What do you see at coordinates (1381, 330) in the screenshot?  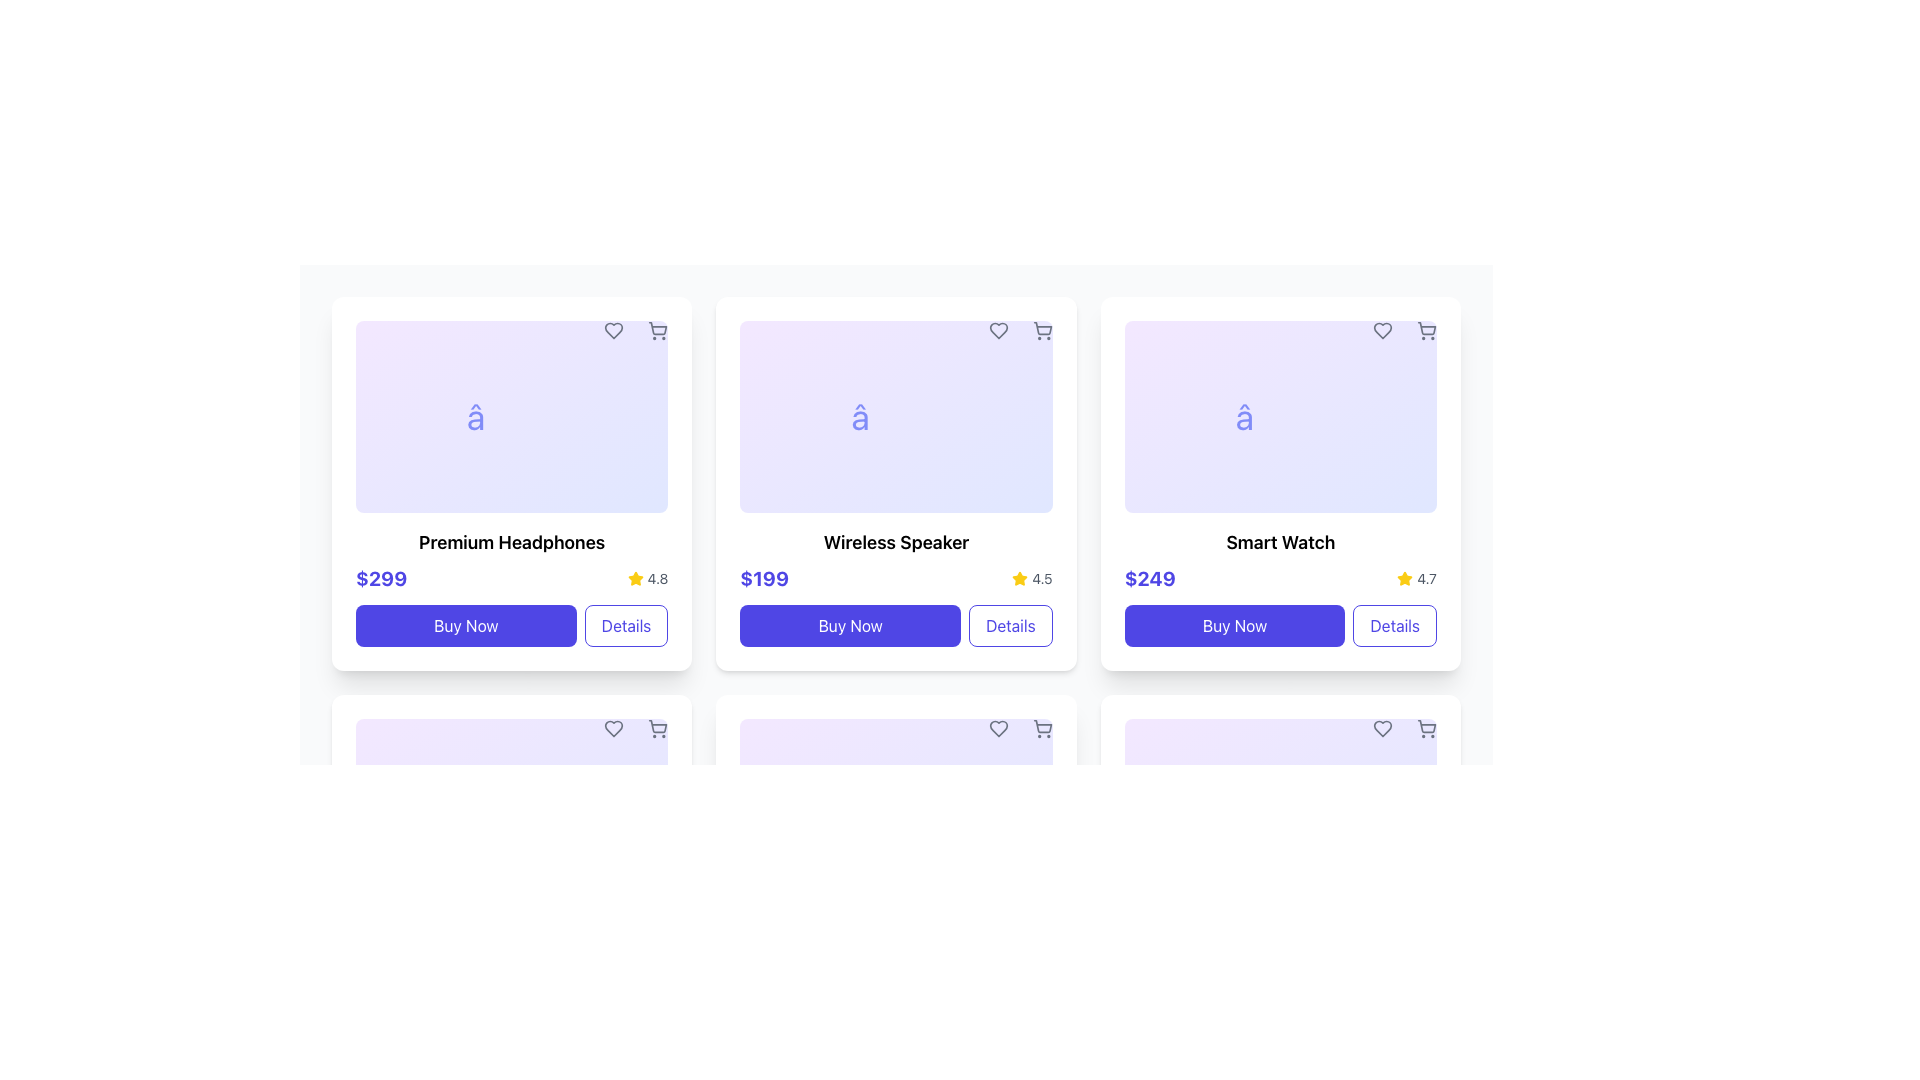 I see `the heart icon located at the top-right corner of the 'Smart Watch' product card to favorite or unfavorite the item` at bounding box center [1381, 330].